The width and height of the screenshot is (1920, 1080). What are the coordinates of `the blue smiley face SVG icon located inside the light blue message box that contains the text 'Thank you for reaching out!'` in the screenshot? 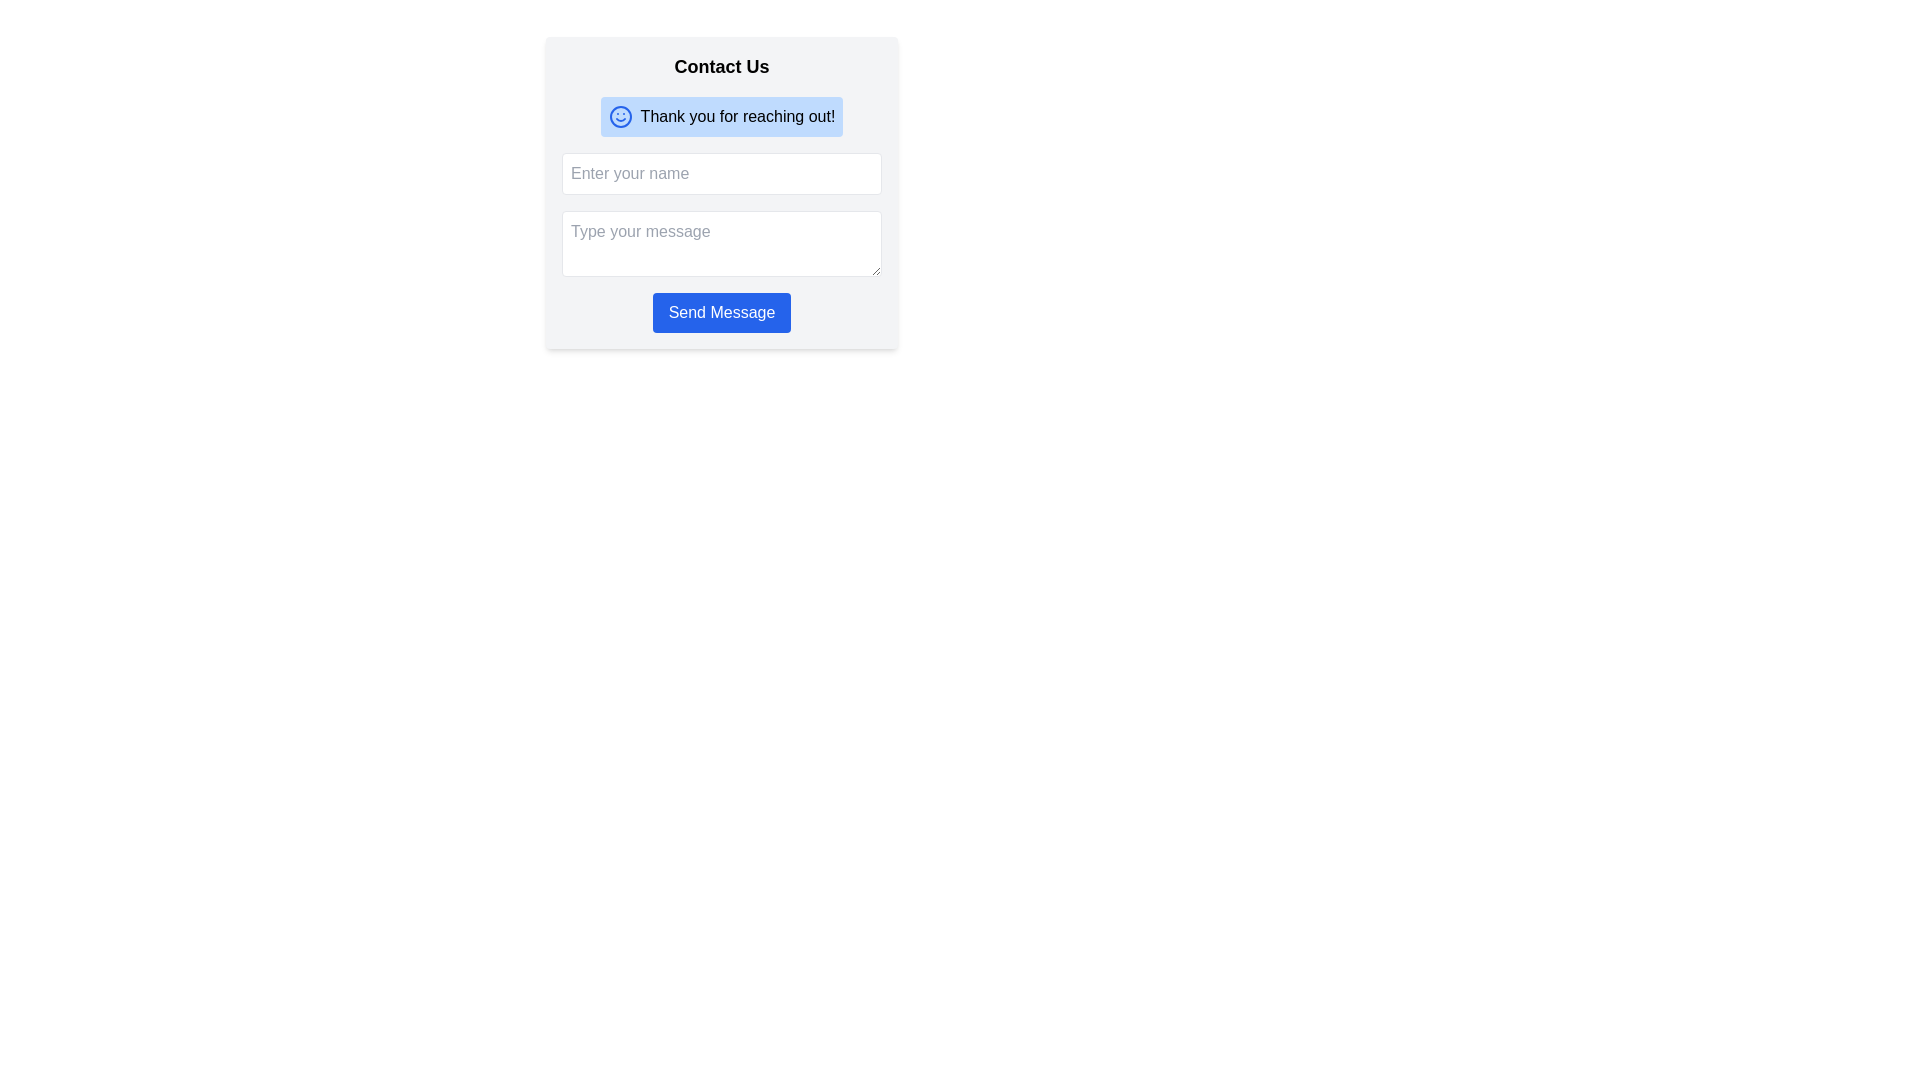 It's located at (619, 116).